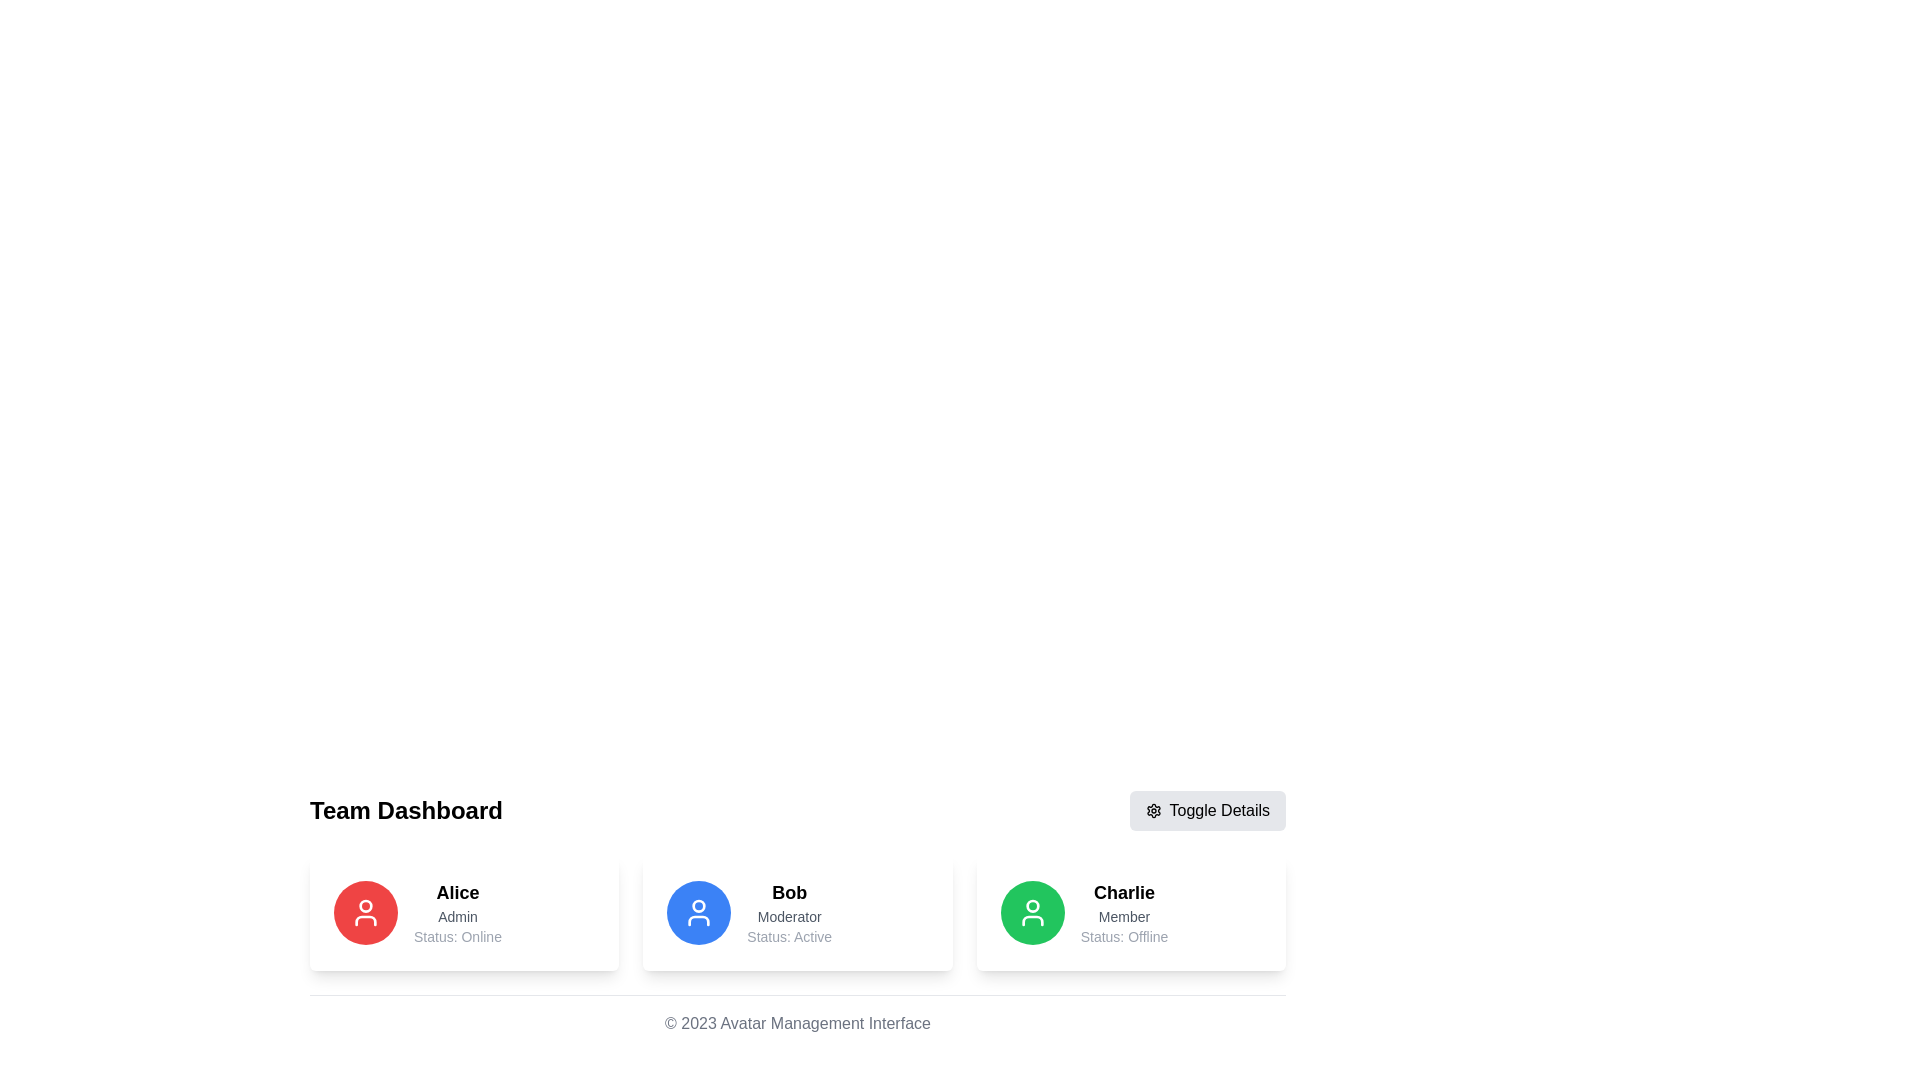  What do you see at coordinates (796, 1022) in the screenshot?
I see `the footer text element which displays '© 2023 Avatar Management Interface' at the bottom of the interface` at bounding box center [796, 1022].